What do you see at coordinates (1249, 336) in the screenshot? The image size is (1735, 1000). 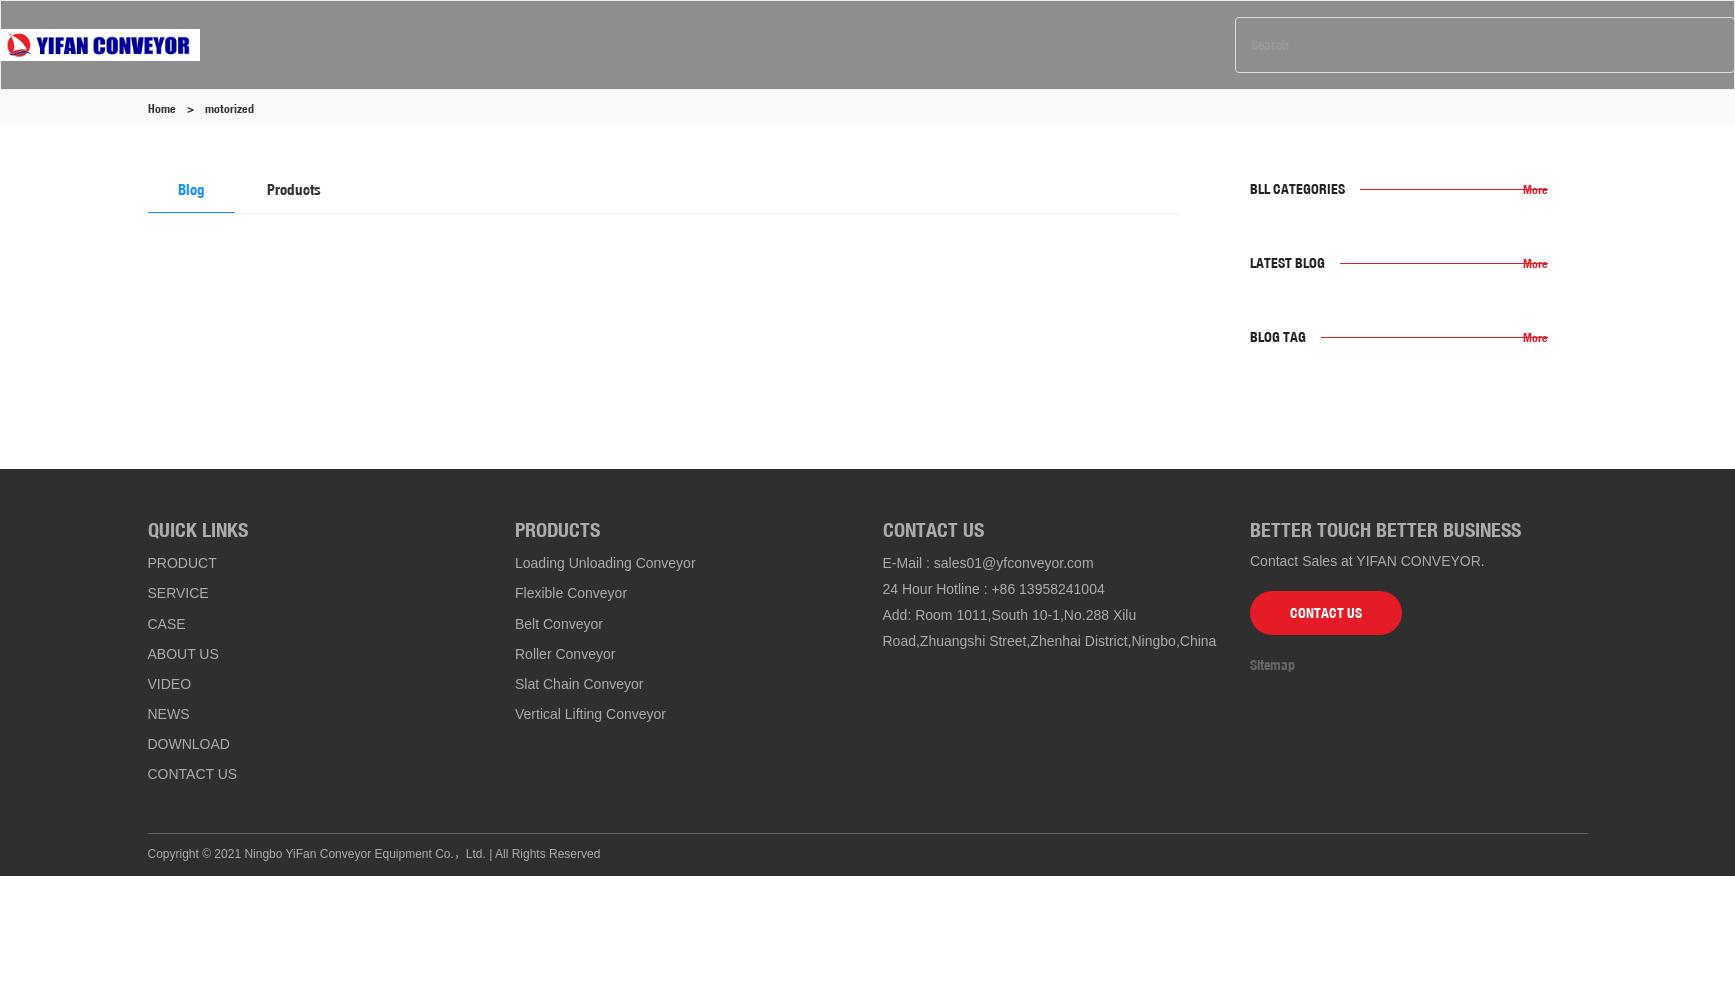 I see `'Blog Tag'` at bounding box center [1249, 336].